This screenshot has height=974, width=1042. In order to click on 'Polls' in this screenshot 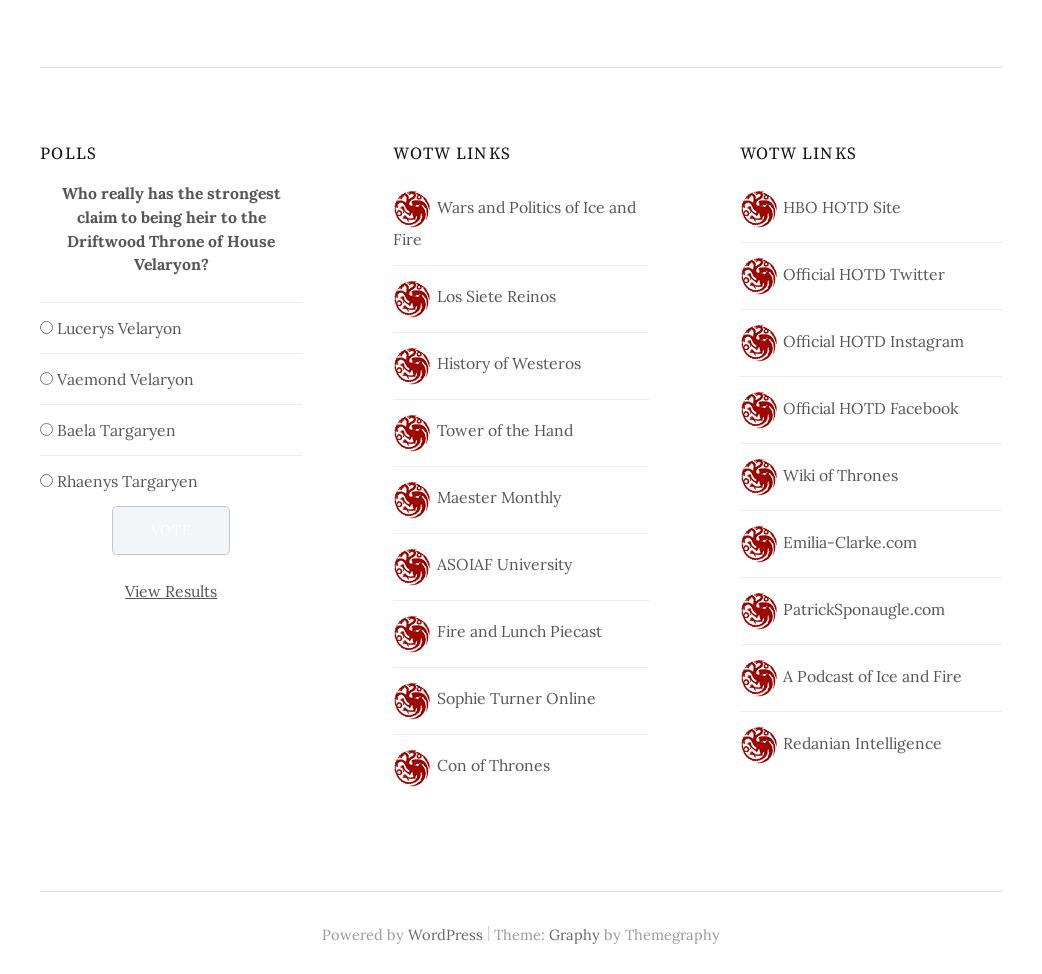, I will do `click(67, 152)`.